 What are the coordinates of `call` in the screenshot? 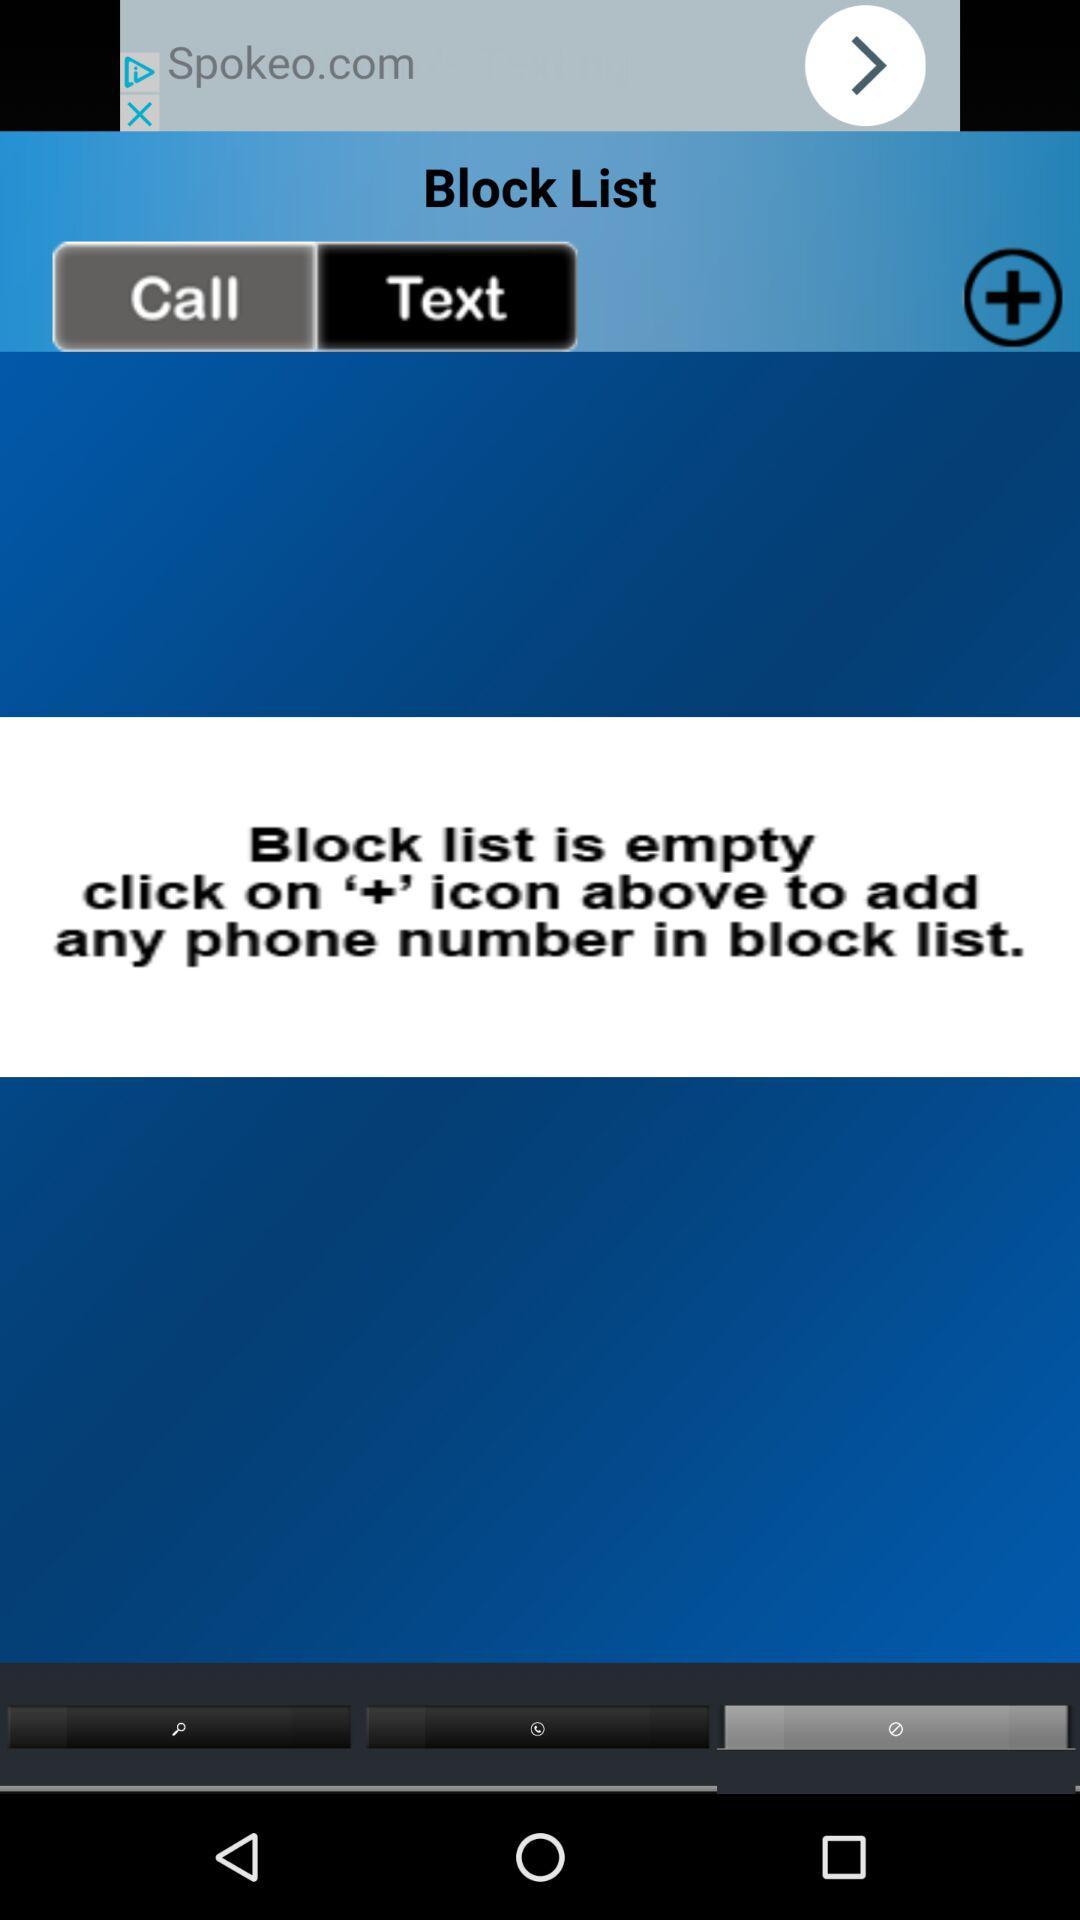 It's located at (183, 295).